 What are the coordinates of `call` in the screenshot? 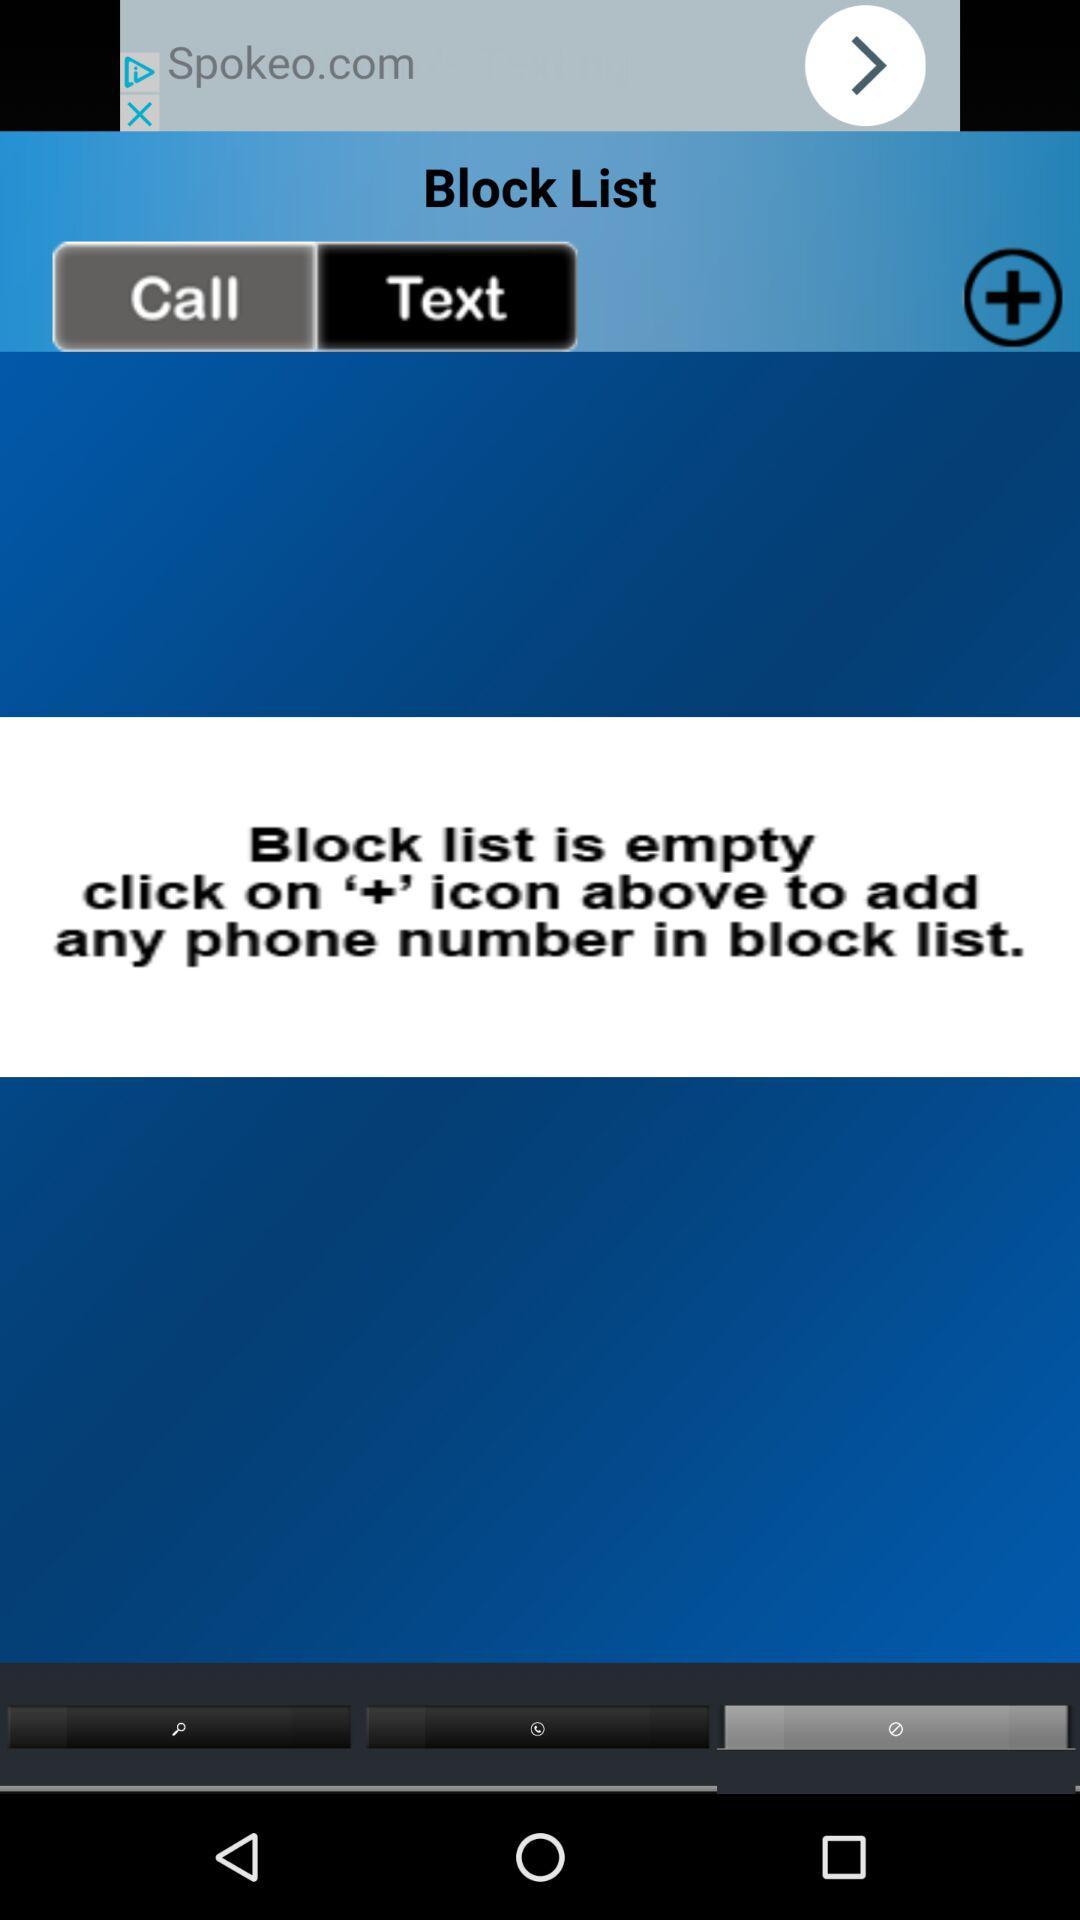 It's located at (183, 295).